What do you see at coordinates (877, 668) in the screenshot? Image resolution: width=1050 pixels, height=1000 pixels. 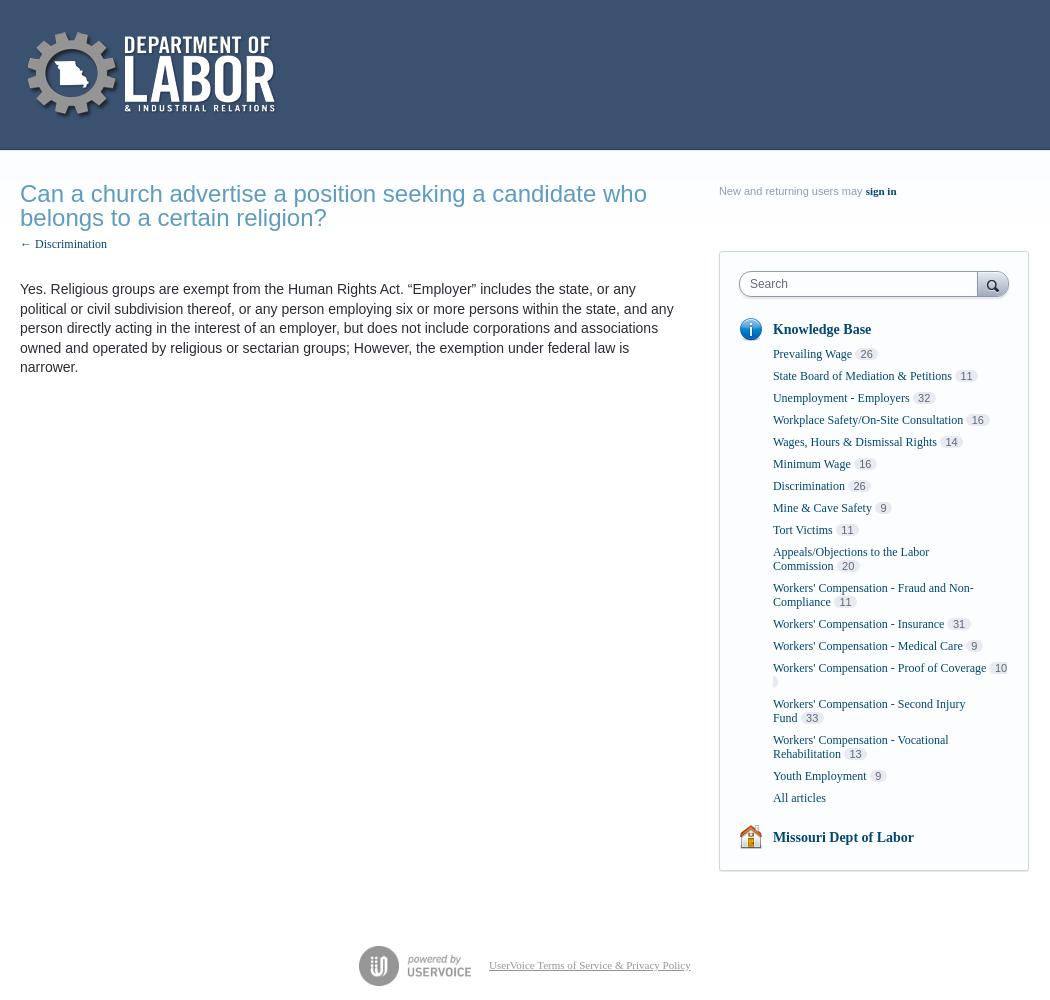 I see `'Workers' Compensation - Proof of Coverage'` at bounding box center [877, 668].